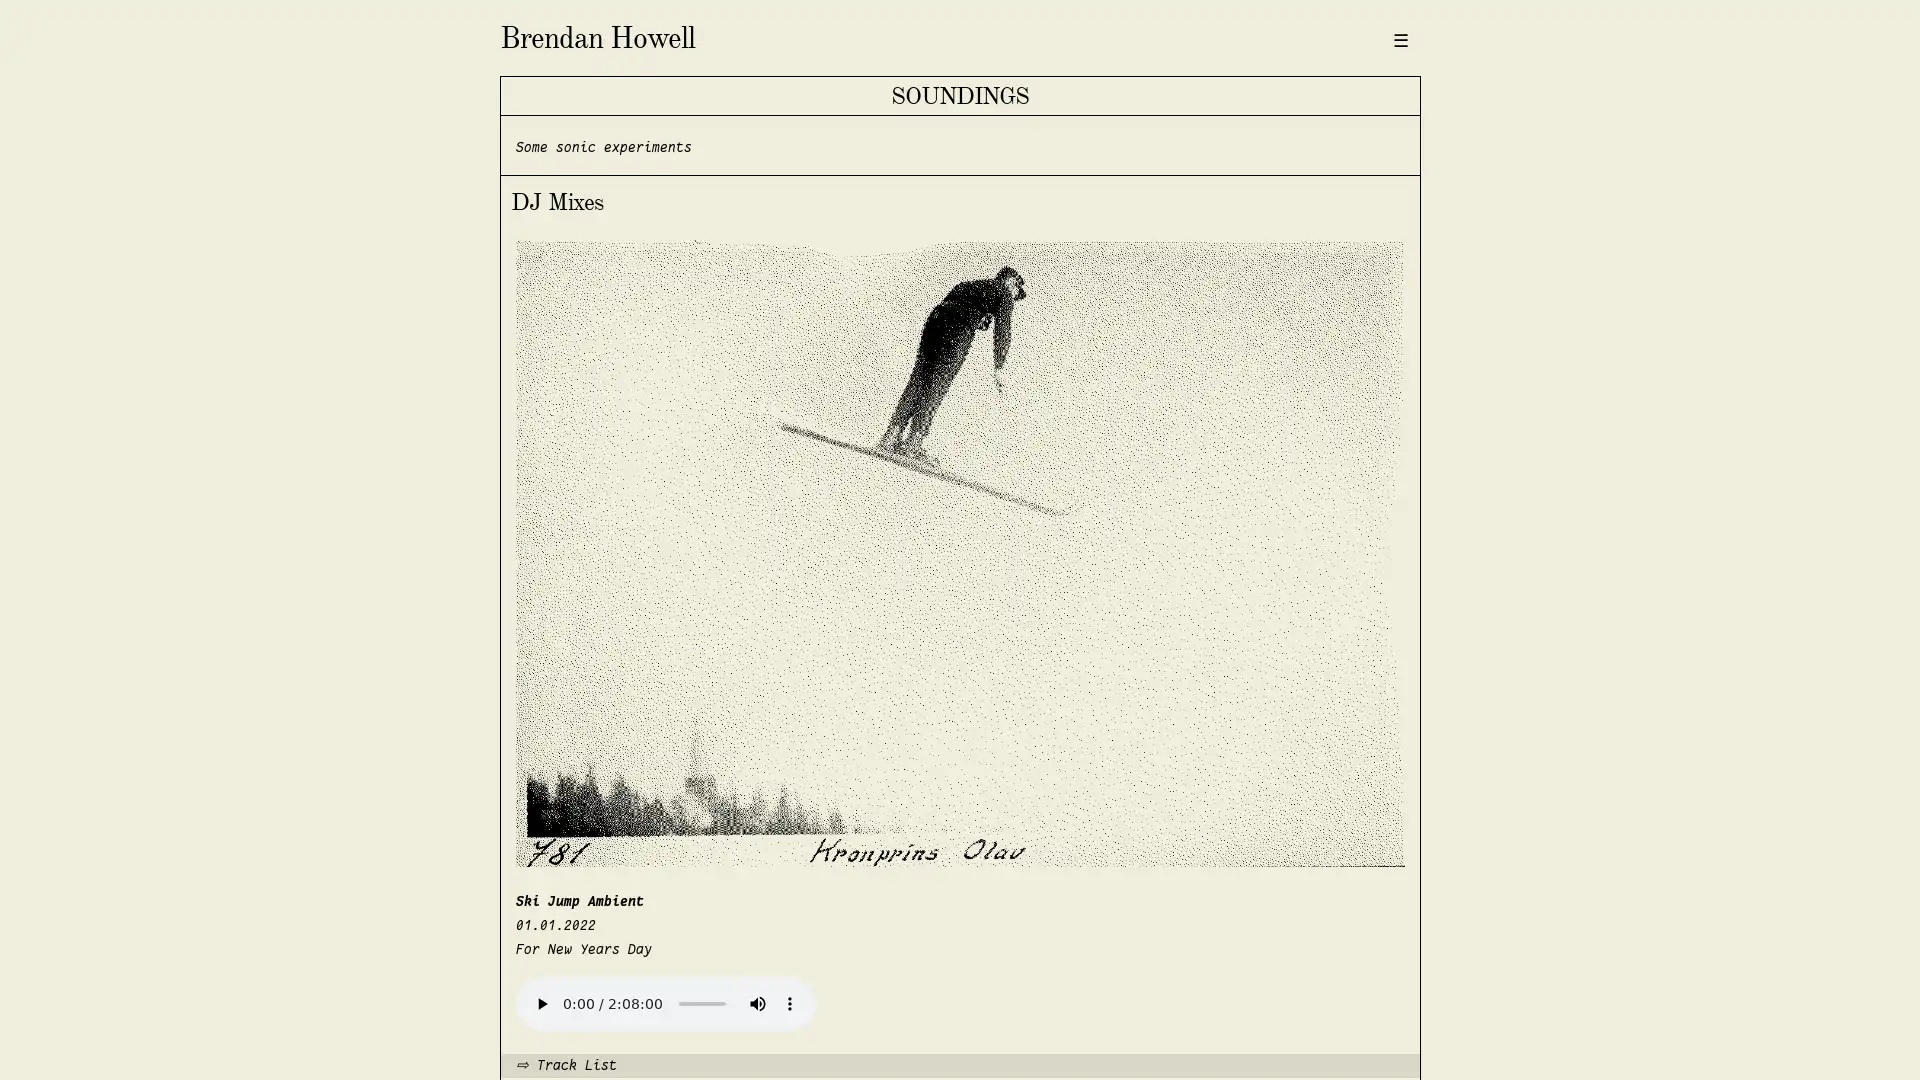 Image resolution: width=1920 pixels, height=1080 pixels. Describe the element at coordinates (541, 1002) in the screenshot. I see `play` at that location.